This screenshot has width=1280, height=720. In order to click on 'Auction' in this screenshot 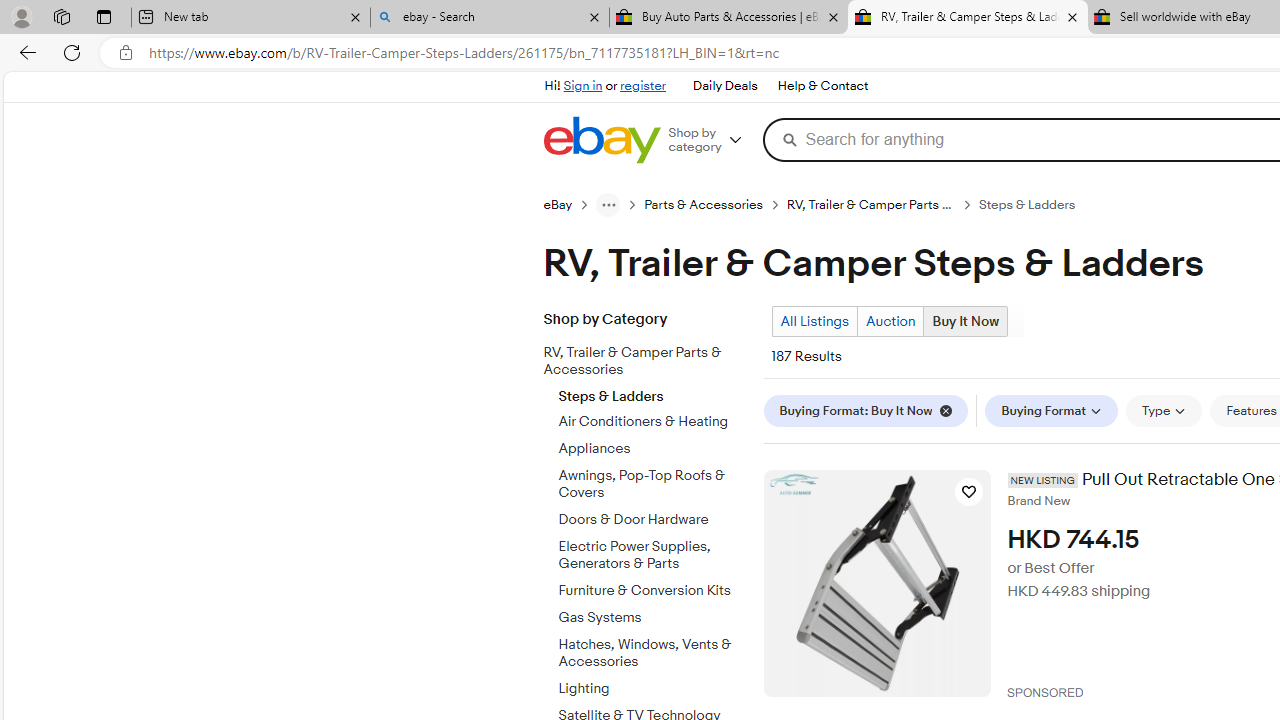, I will do `click(889, 320)`.